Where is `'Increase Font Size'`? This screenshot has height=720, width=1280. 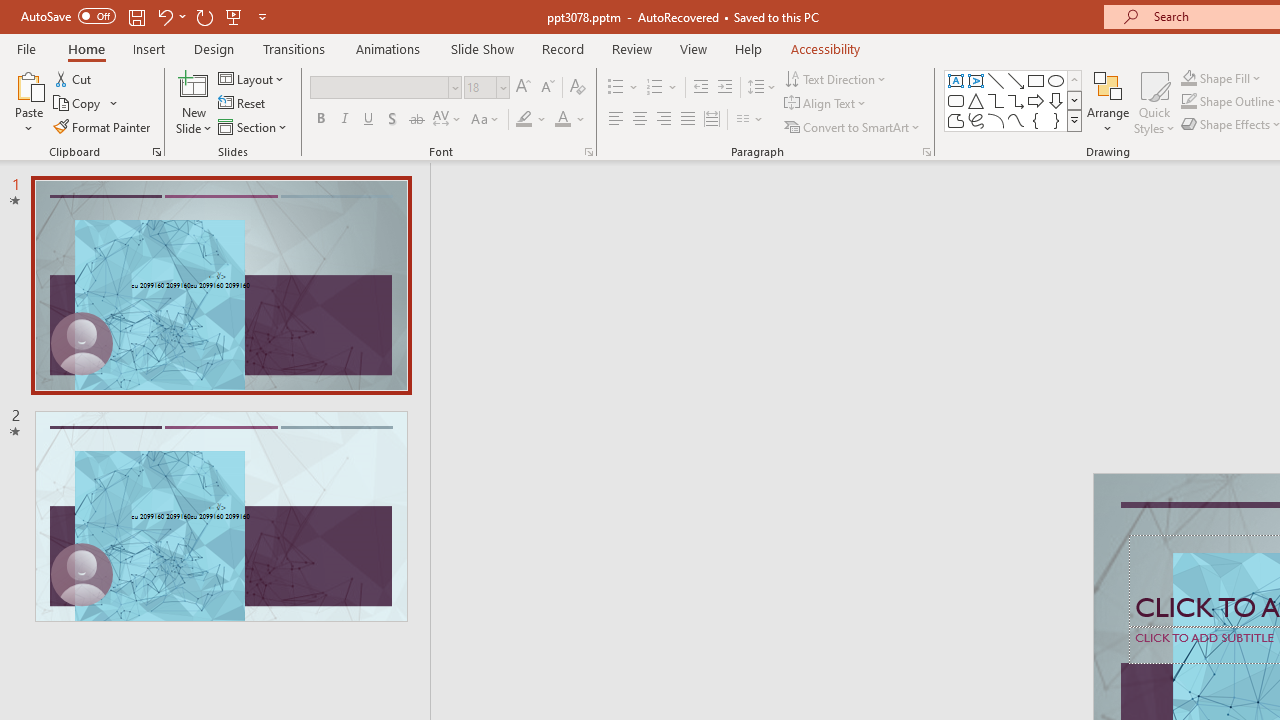 'Increase Font Size' is located at coordinates (522, 86).